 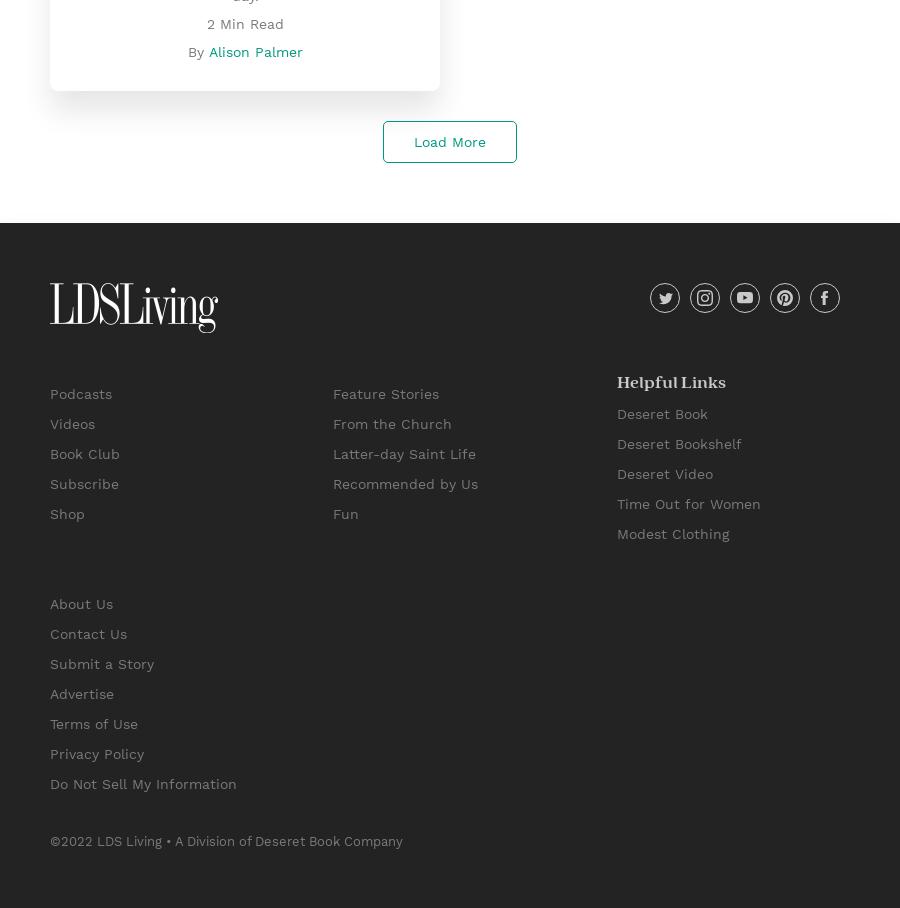 I want to click on 'About Us', so click(x=80, y=603).